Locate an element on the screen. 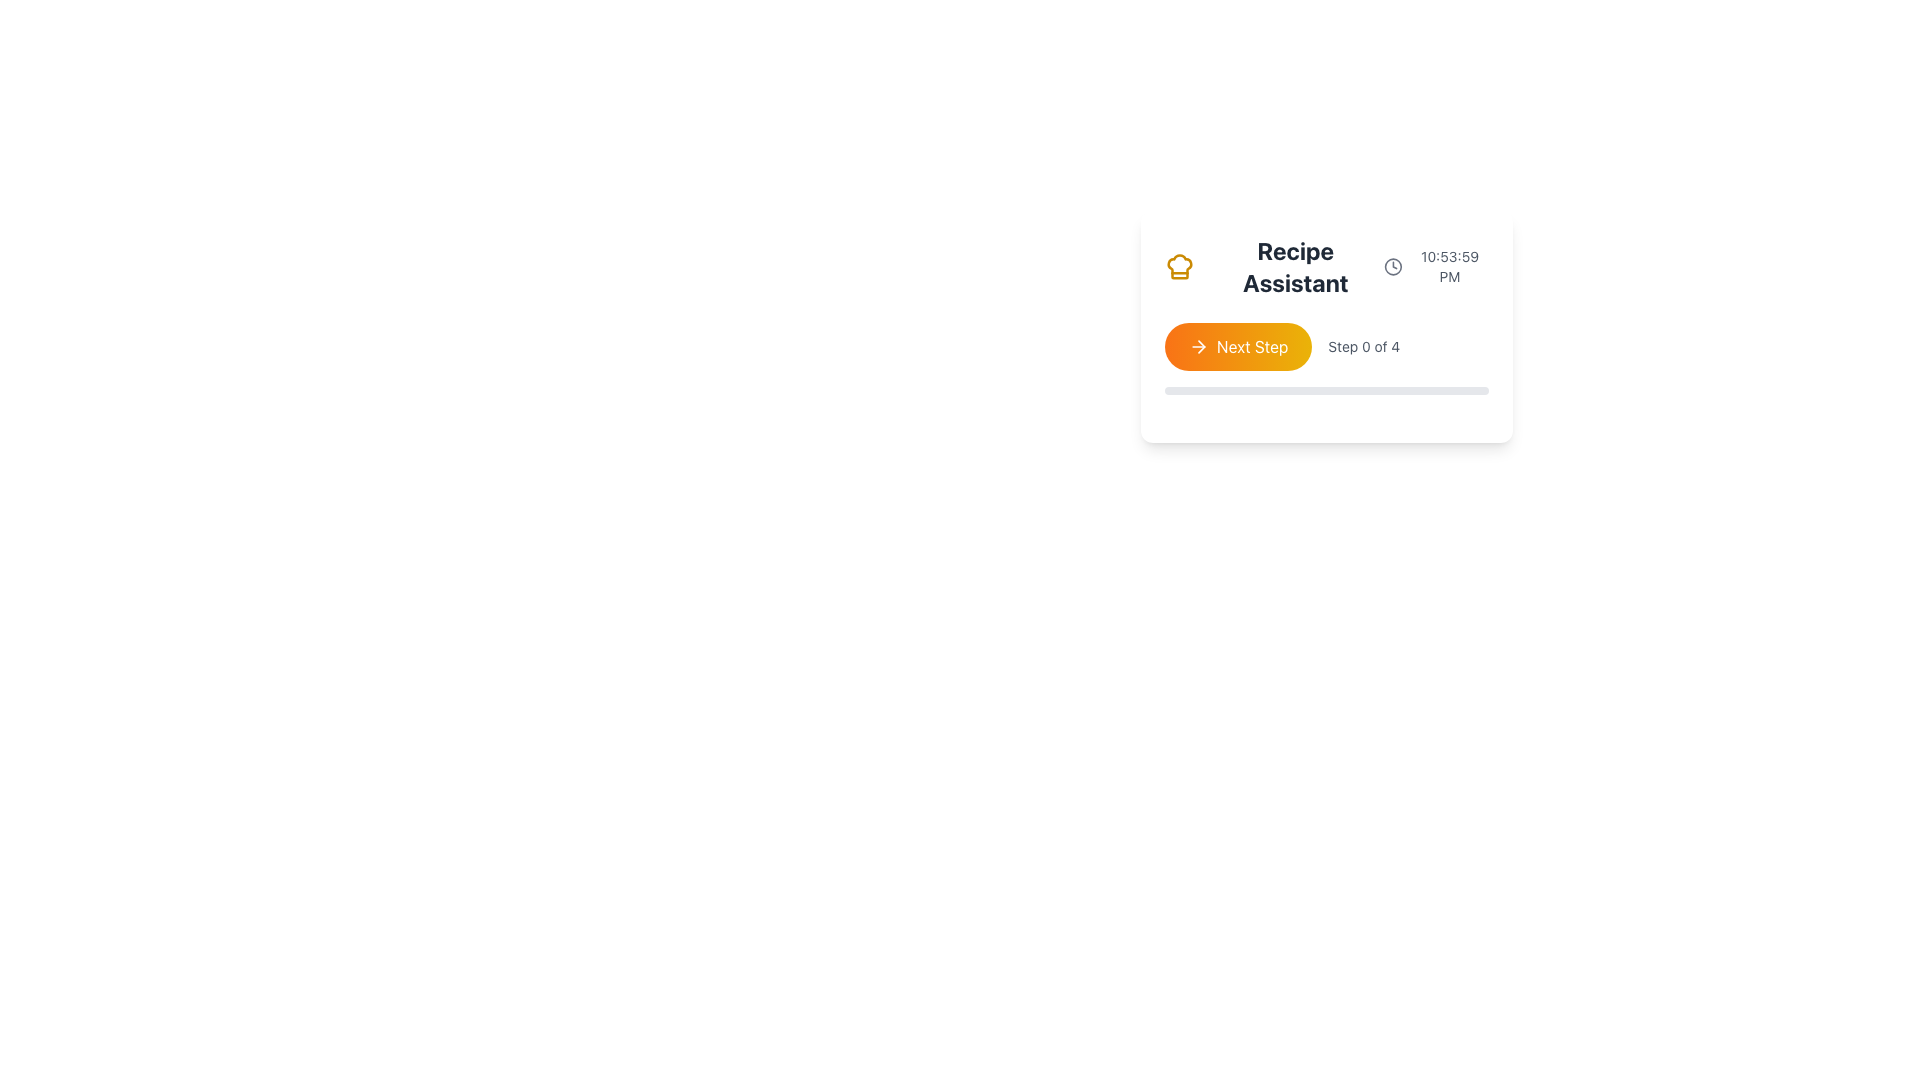  the circular SVG element representing the clock's face, which serves as the foundational layout for the clock icon located at the top-right section of the user interface card is located at coordinates (1392, 265).